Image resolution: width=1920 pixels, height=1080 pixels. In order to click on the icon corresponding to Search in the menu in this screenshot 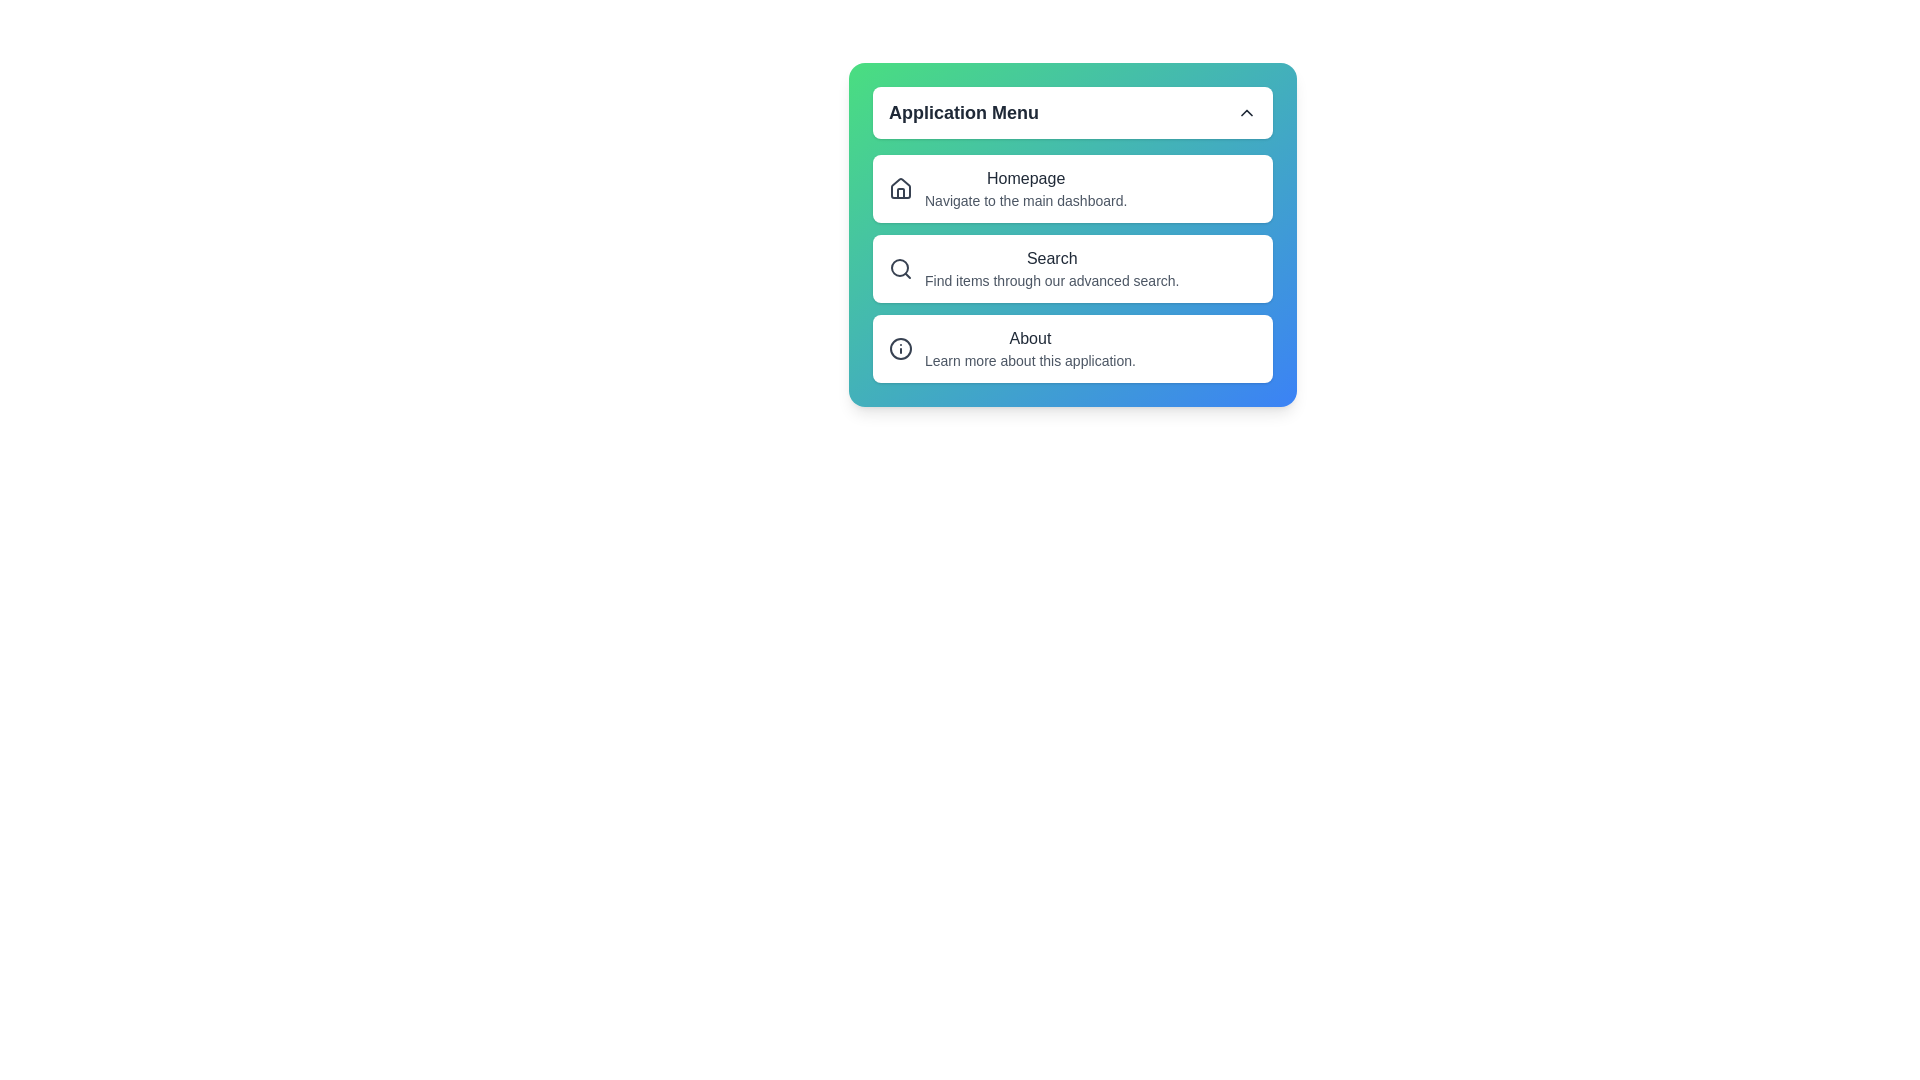, I will do `click(900, 268)`.